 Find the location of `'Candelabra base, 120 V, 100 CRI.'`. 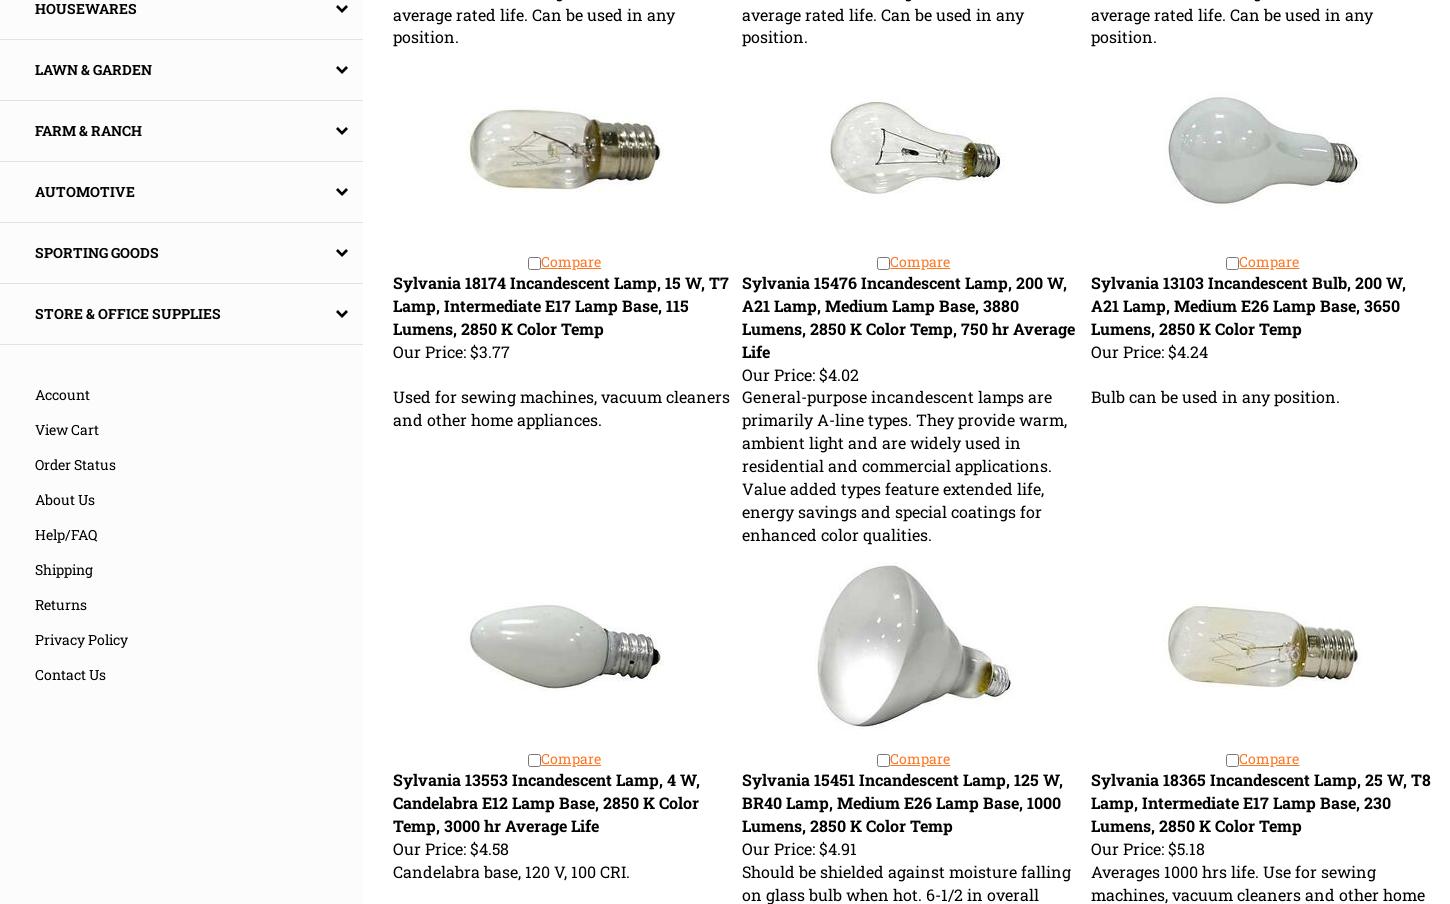

'Candelabra base, 120 V, 100 CRI.' is located at coordinates (510, 870).